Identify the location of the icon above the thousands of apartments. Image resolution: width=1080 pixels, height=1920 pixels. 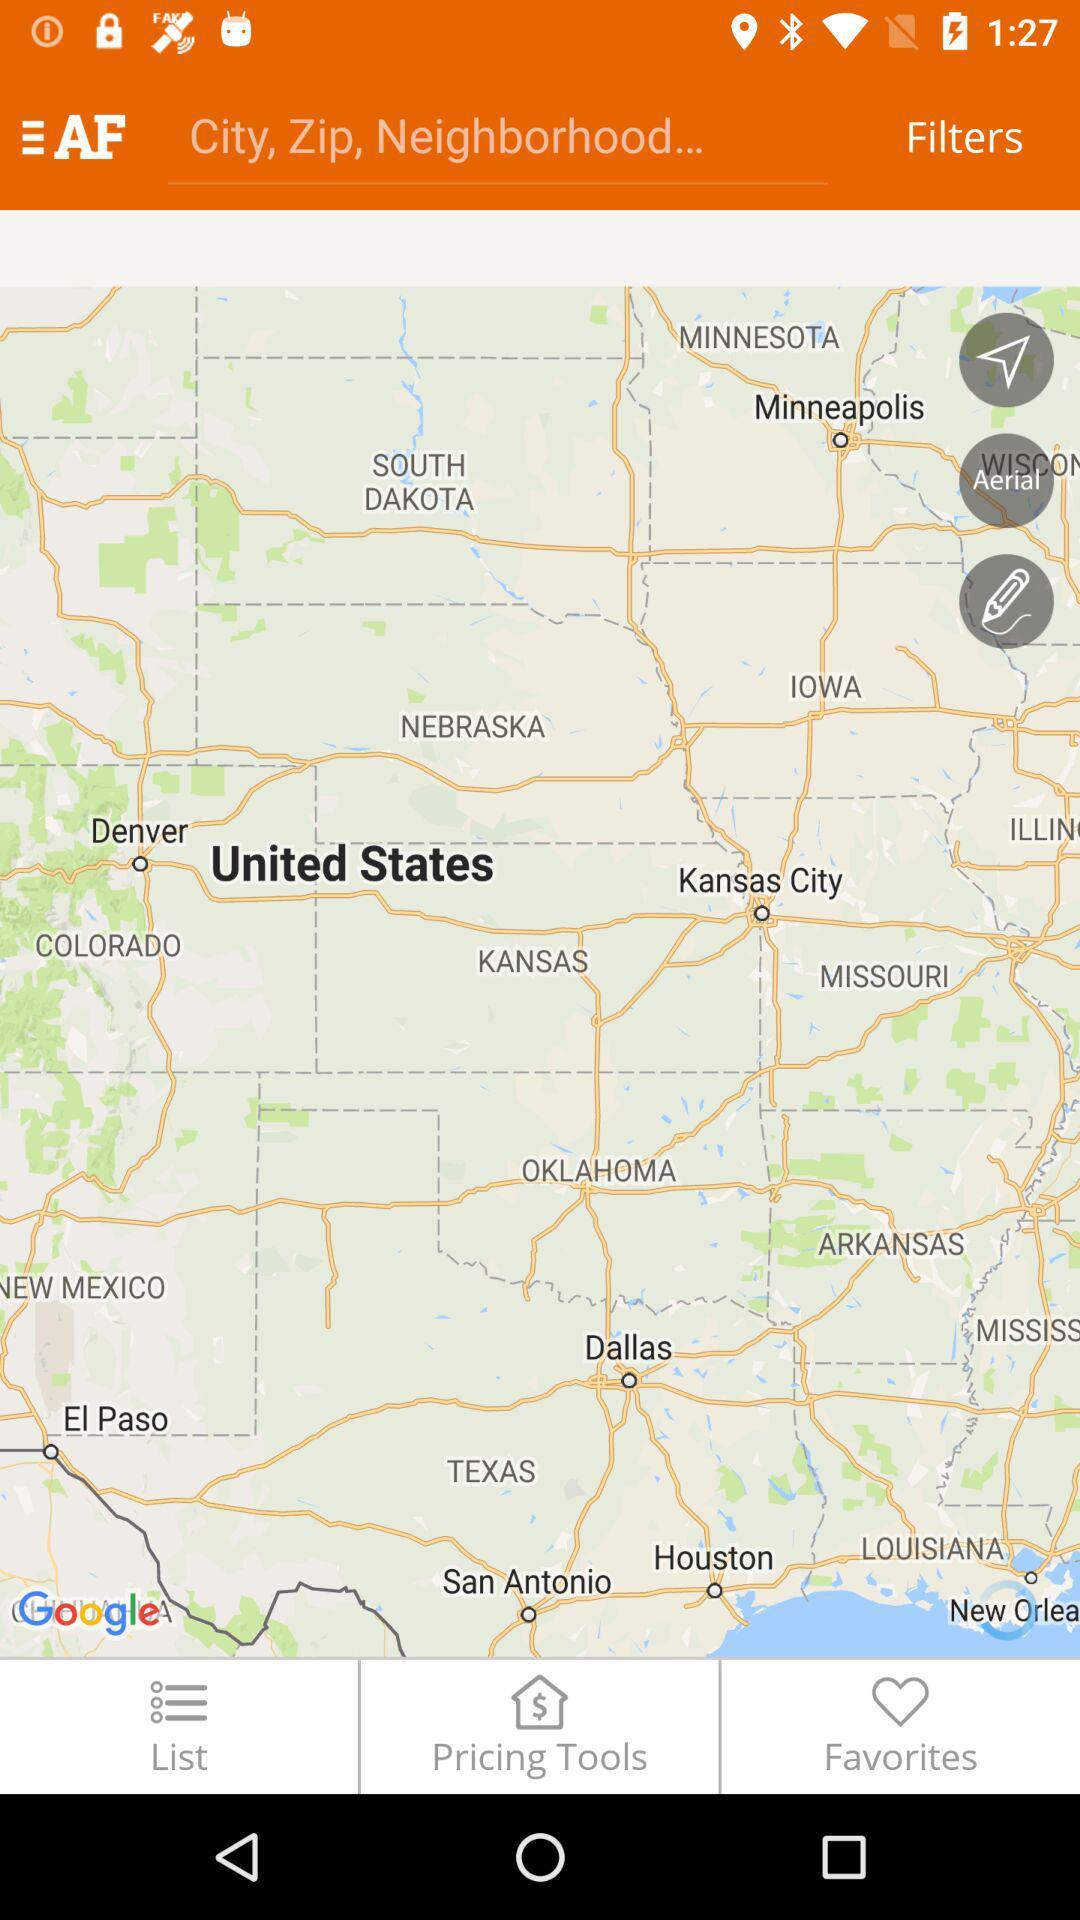
(72, 135).